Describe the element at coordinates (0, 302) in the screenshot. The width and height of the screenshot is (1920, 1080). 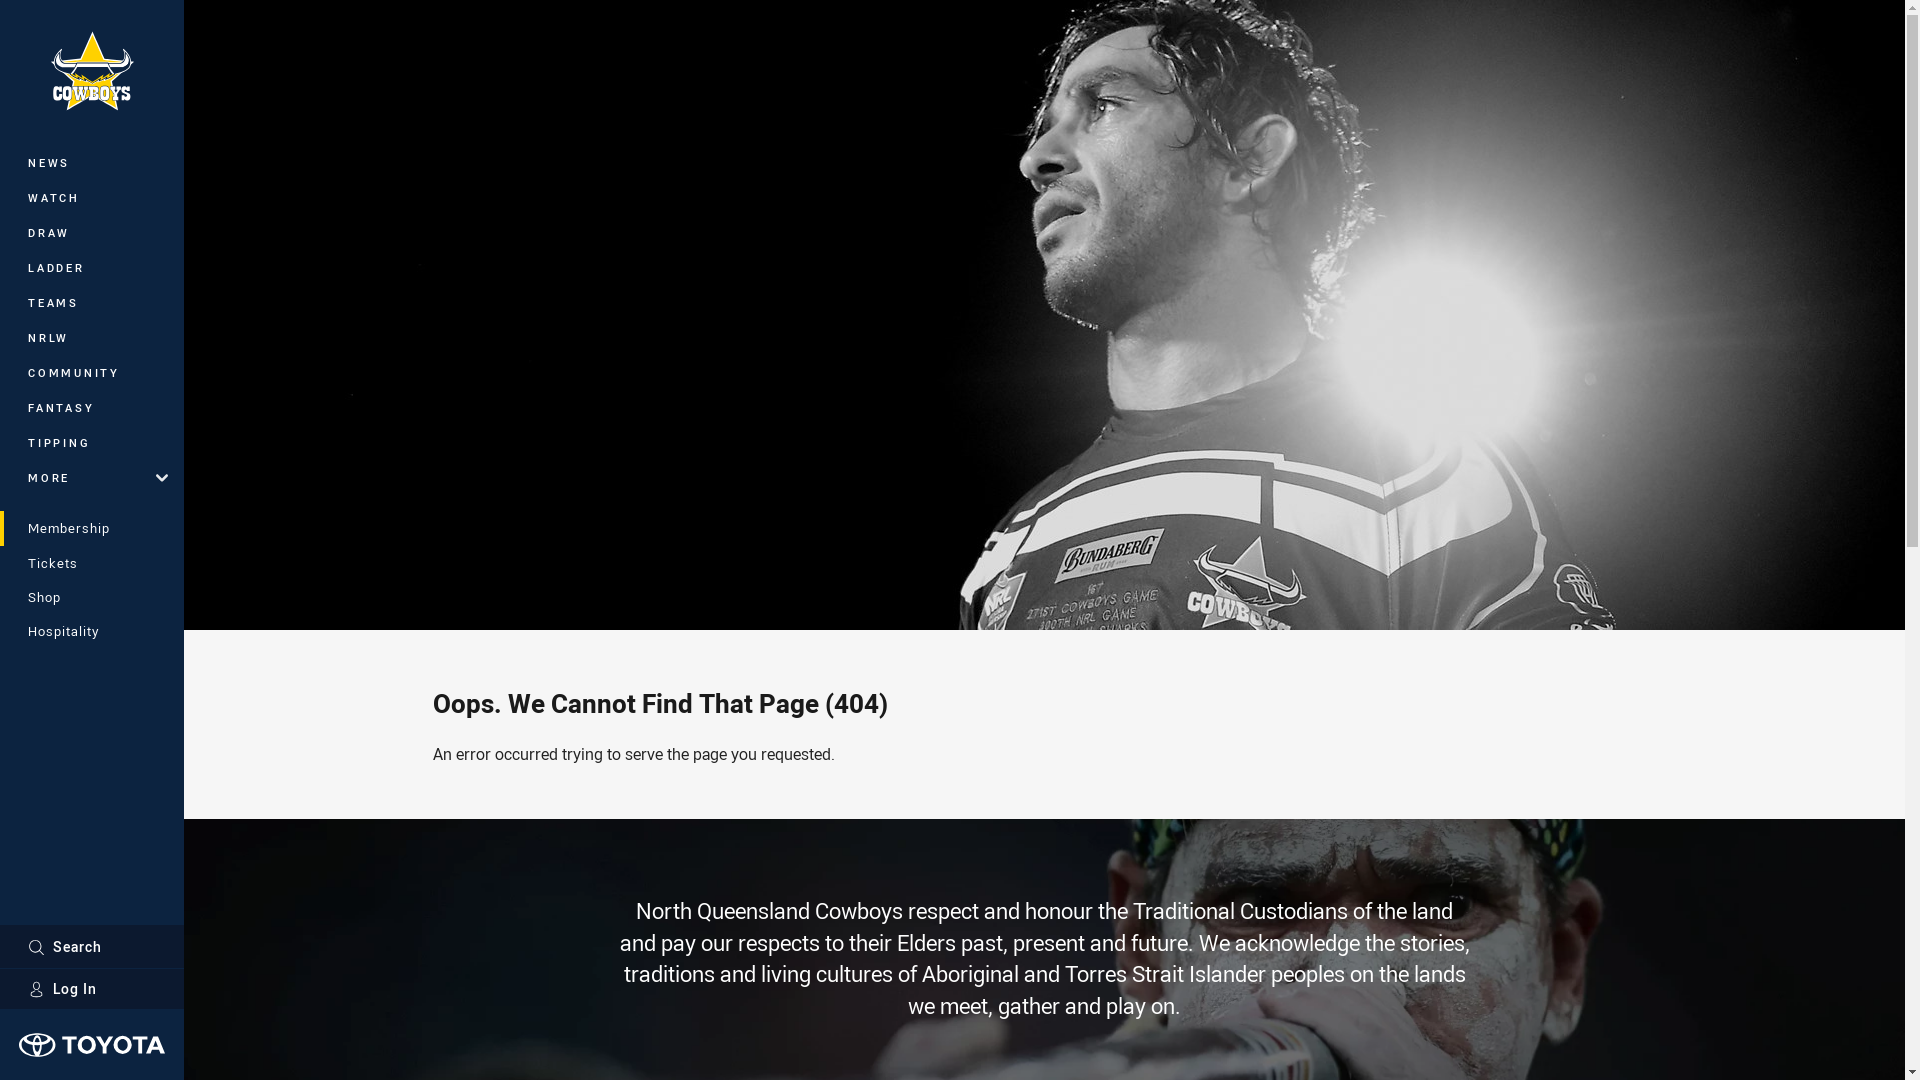
I see `'TEAMS'` at that location.